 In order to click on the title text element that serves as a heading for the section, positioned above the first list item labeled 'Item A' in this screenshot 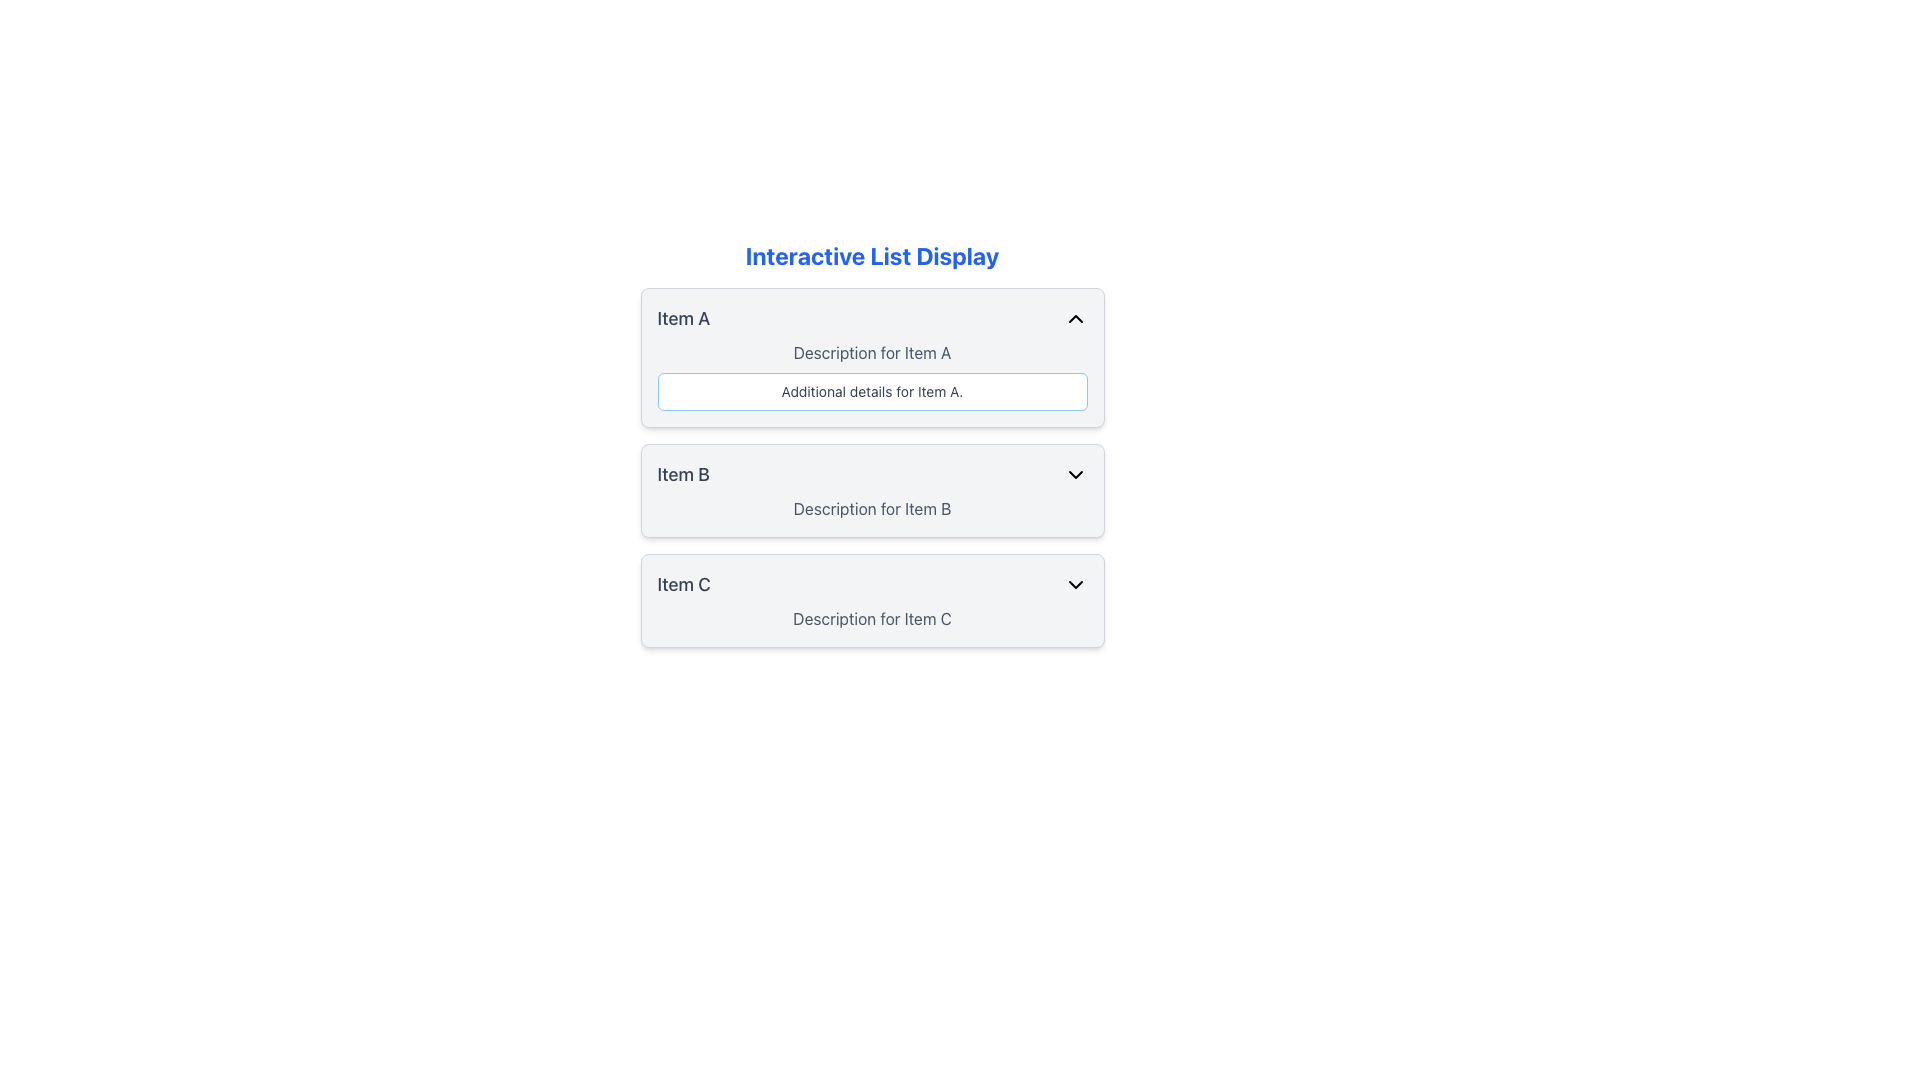, I will do `click(872, 254)`.